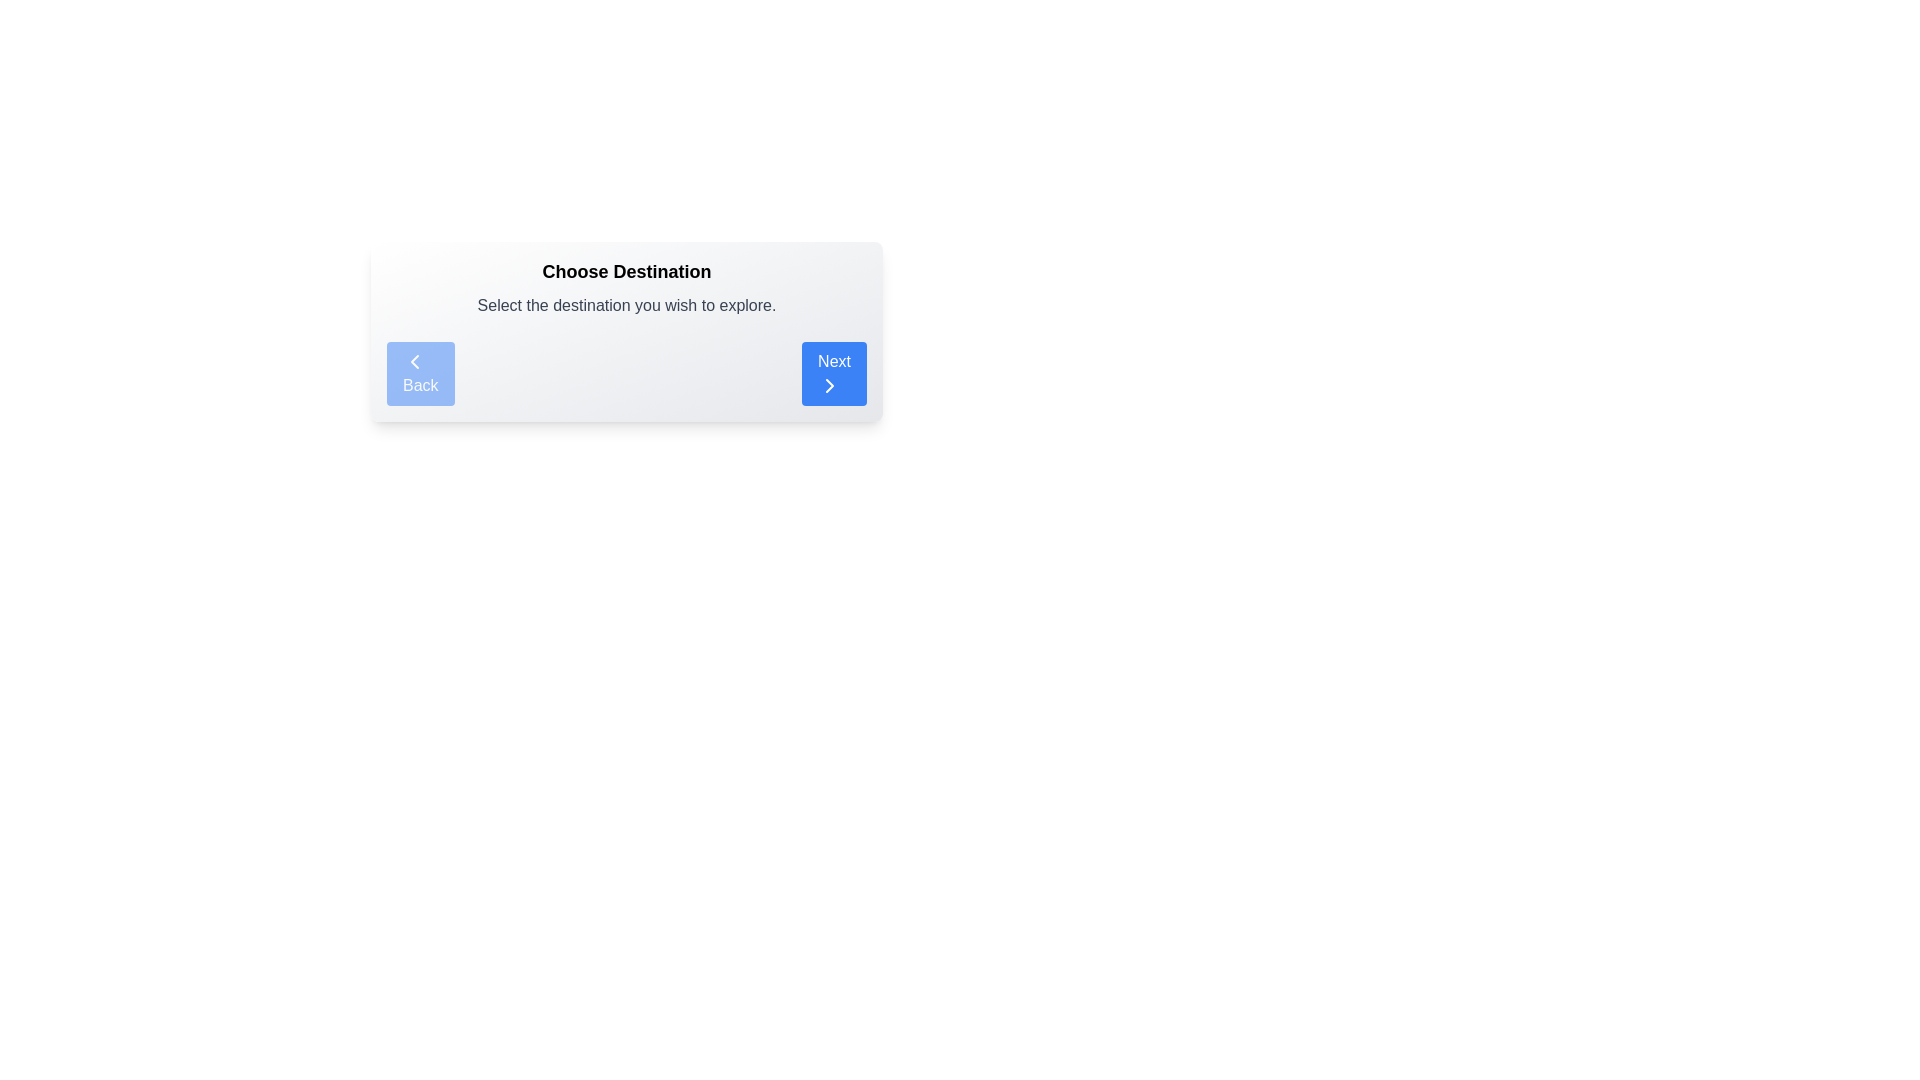 The height and width of the screenshot is (1080, 1920). What do you see at coordinates (834, 374) in the screenshot?
I see `the blue 'Next' button with white text and a right-facing chevron icon to proceed` at bounding box center [834, 374].